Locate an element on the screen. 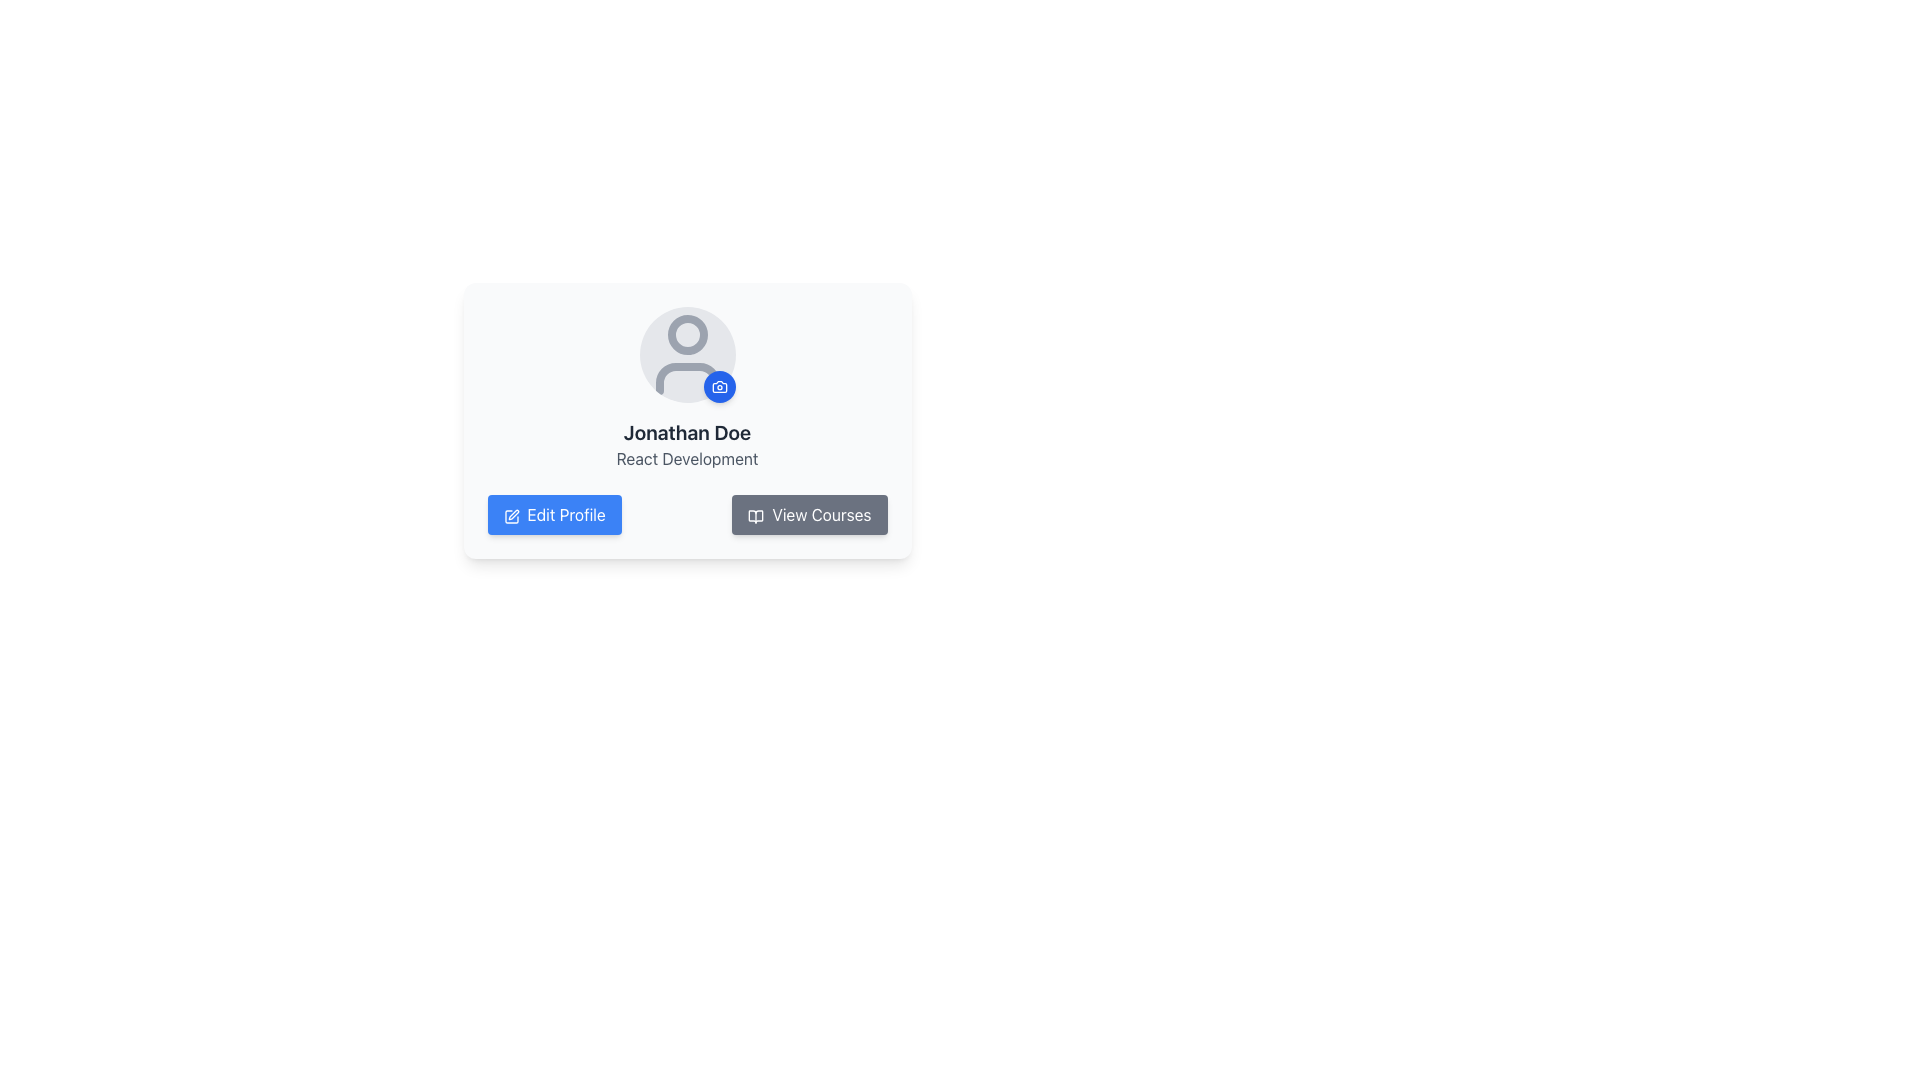 The width and height of the screenshot is (1920, 1080). the pen icon located to the left of the 'Edit Profile' text in the editing button at the bottom-left of the card component is located at coordinates (511, 515).